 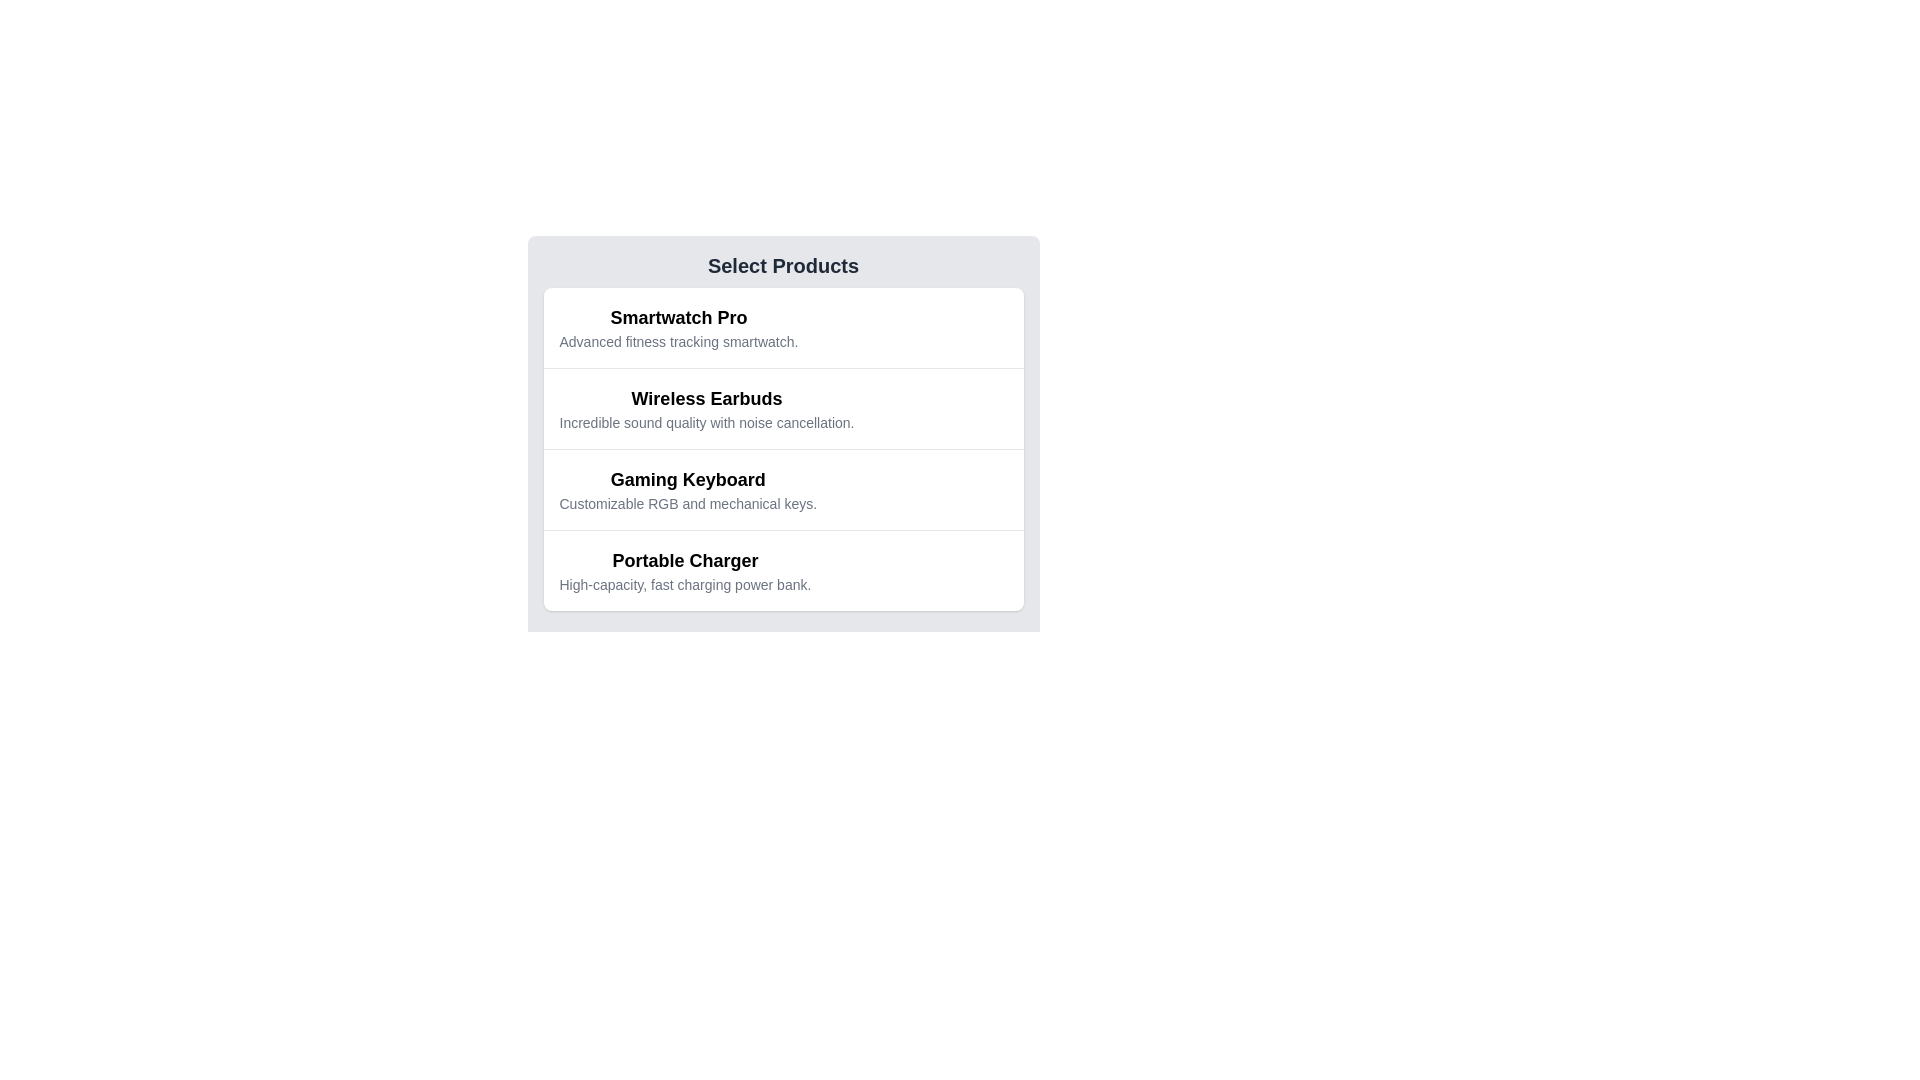 I want to click on the fourth list item labeled 'Portable Charger', so click(x=782, y=570).